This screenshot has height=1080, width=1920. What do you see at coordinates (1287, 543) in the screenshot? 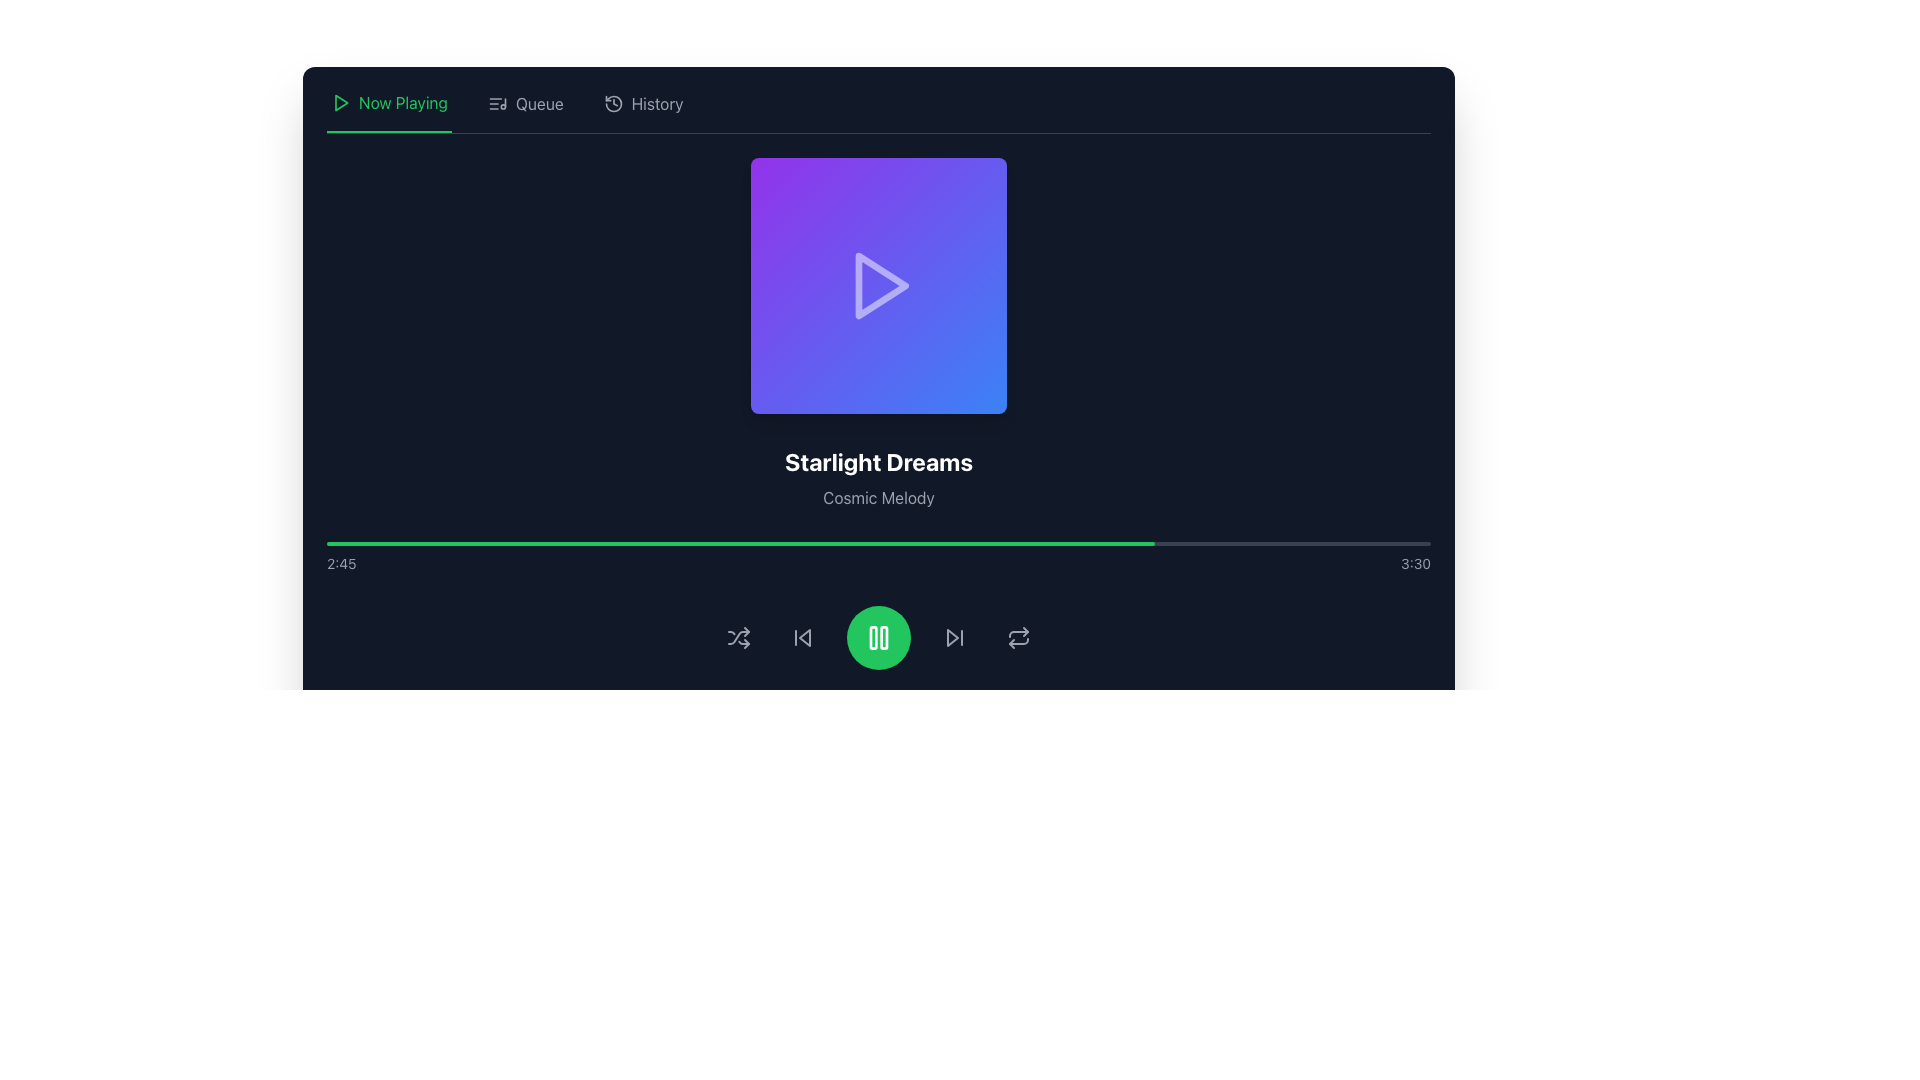
I see `the progress bar` at bounding box center [1287, 543].